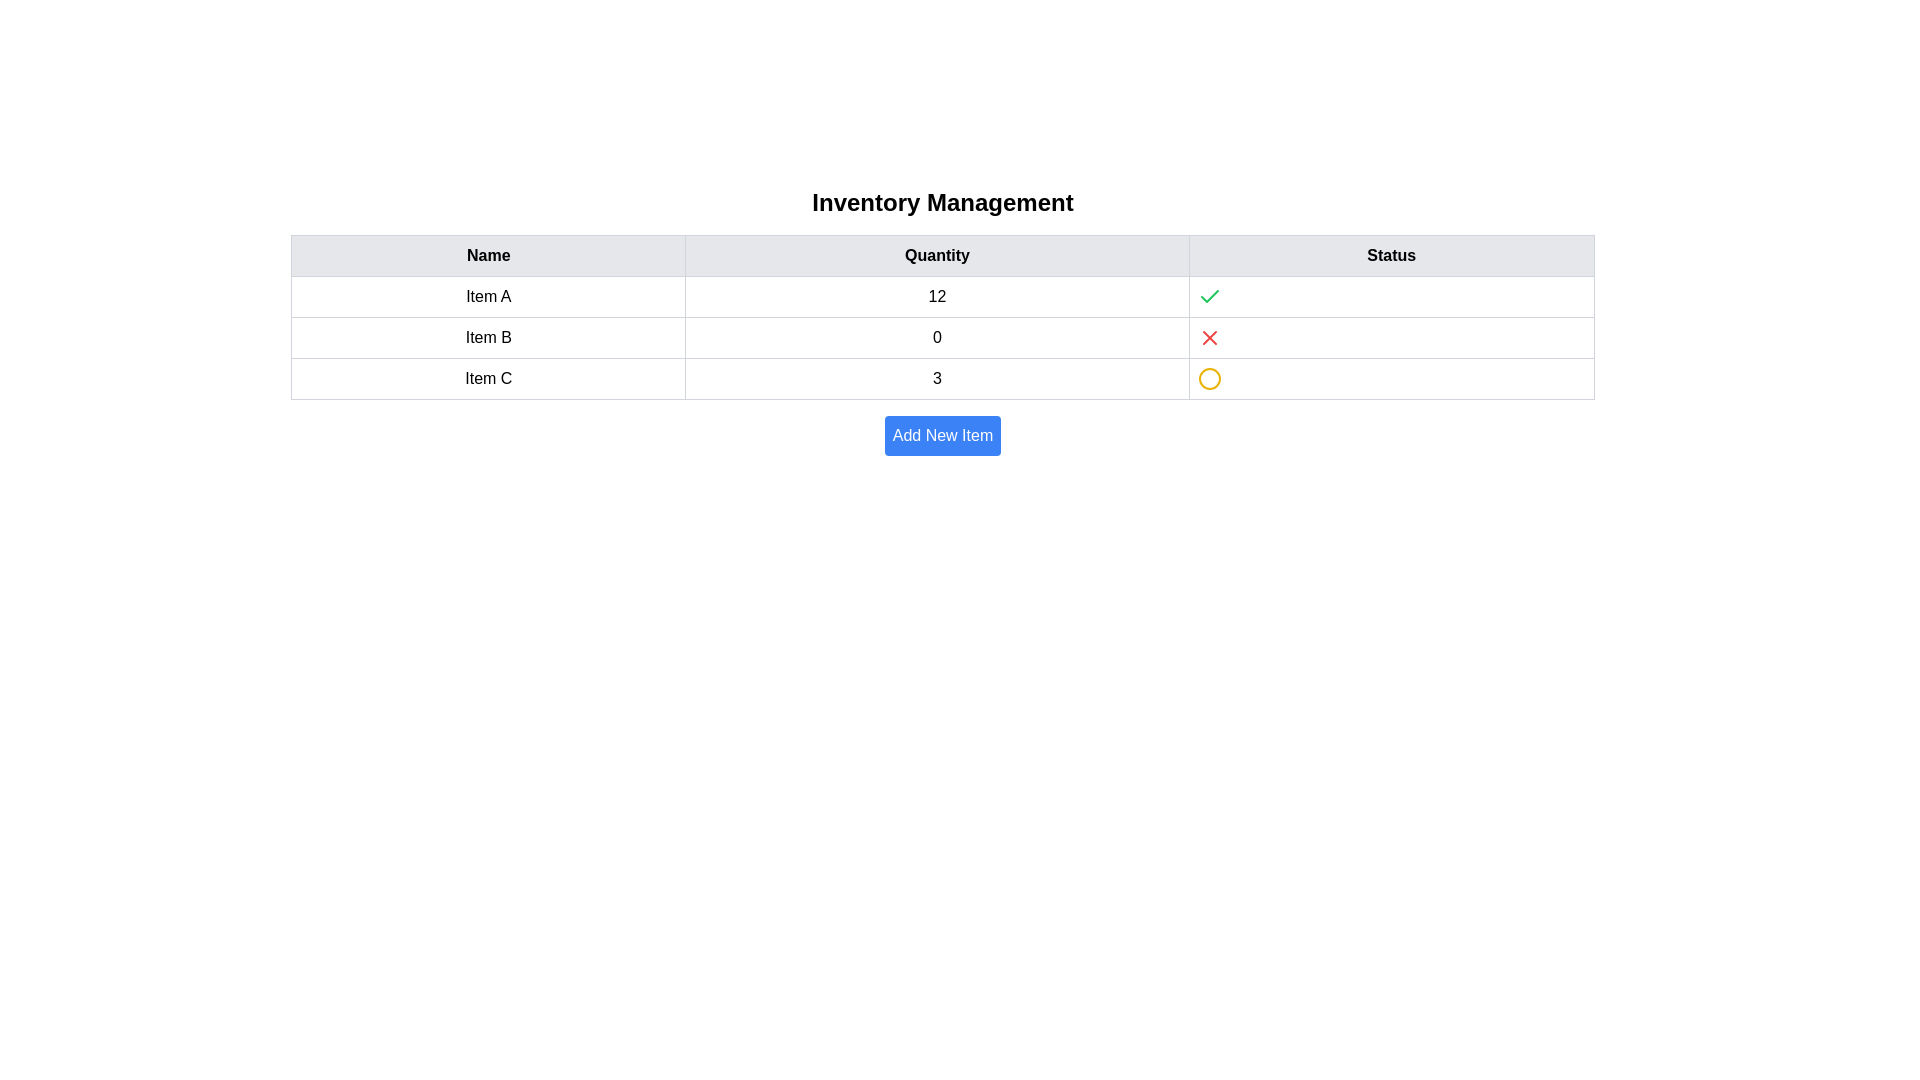 Image resolution: width=1920 pixels, height=1080 pixels. I want to click on the green checkmark icon indicating confirmation for 'Item A' in the first row of the table under the 'Status' column, so click(1208, 297).